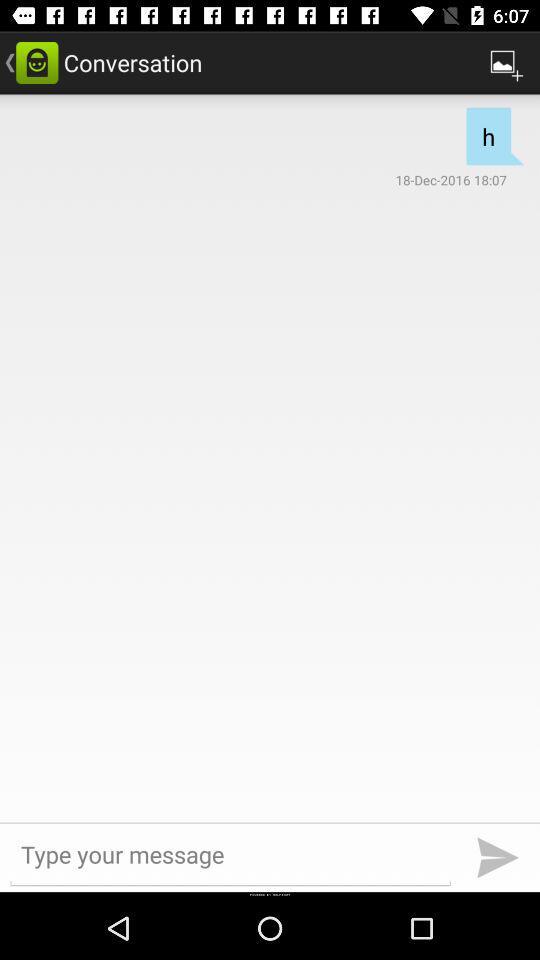 The height and width of the screenshot is (960, 540). I want to click on the send icon, so click(496, 857).